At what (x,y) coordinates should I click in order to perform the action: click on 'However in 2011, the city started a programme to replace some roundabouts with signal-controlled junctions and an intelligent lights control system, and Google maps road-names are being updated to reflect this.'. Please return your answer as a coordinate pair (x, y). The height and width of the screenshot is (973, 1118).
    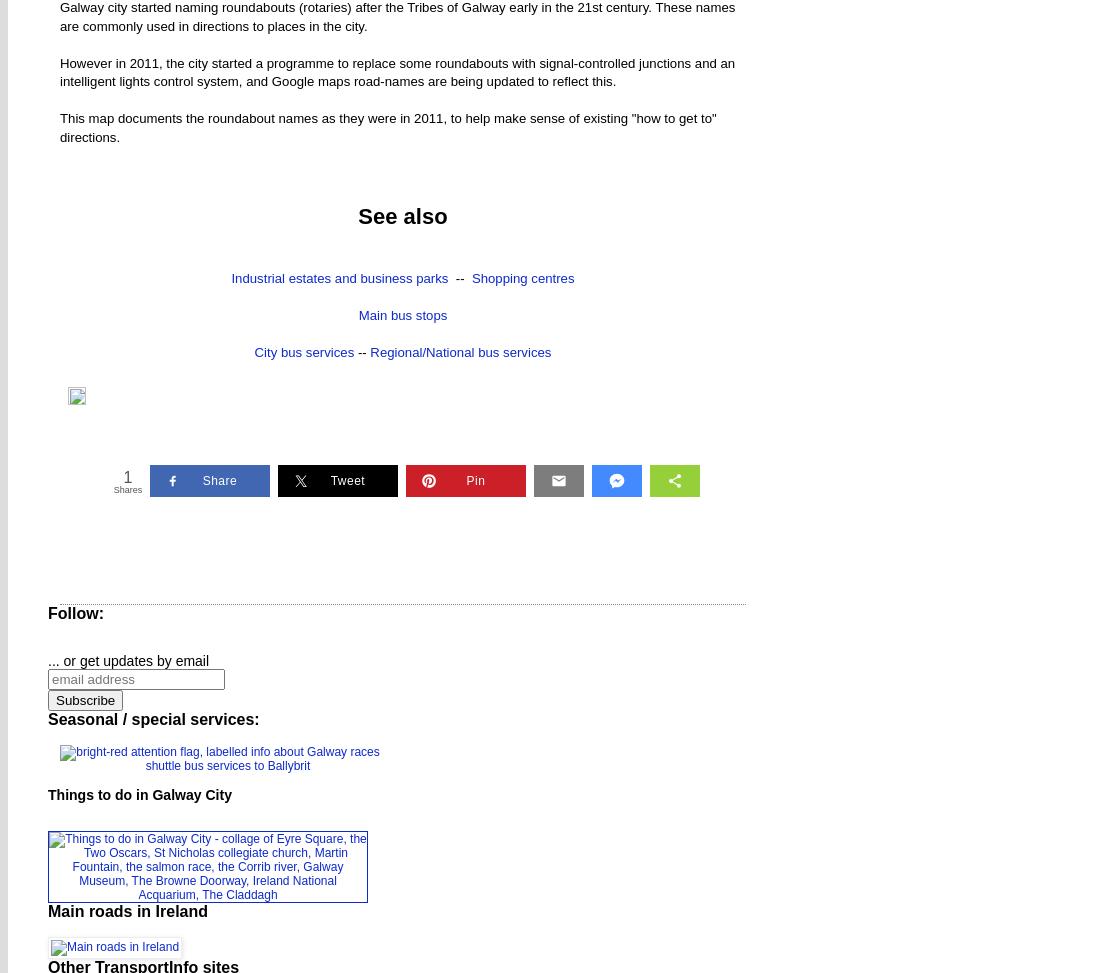
    Looking at the image, I should click on (396, 71).